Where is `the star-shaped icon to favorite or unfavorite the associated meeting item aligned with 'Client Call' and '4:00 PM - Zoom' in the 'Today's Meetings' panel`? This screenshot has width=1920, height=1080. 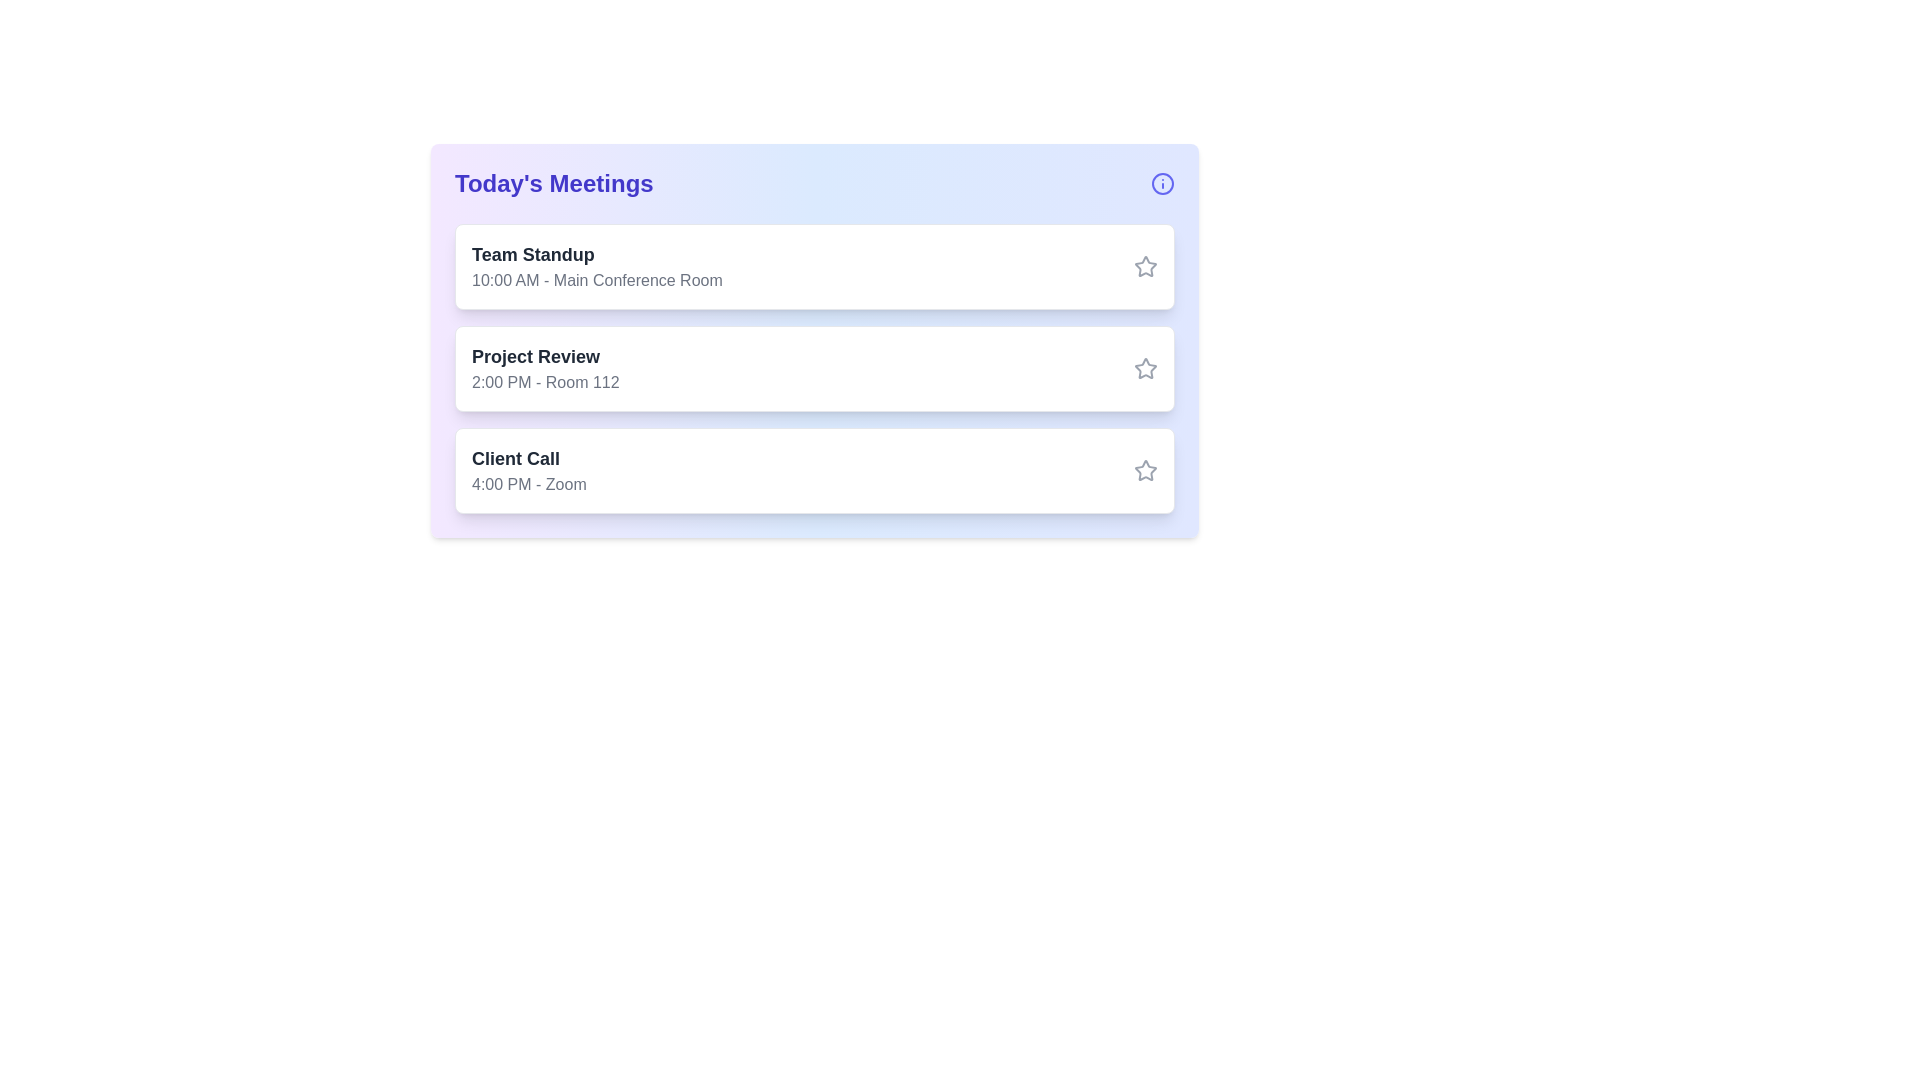 the star-shaped icon to favorite or unfavorite the associated meeting item aligned with 'Client Call' and '4:00 PM - Zoom' in the 'Today's Meetings' panel is located at coordinates (1146, 470).